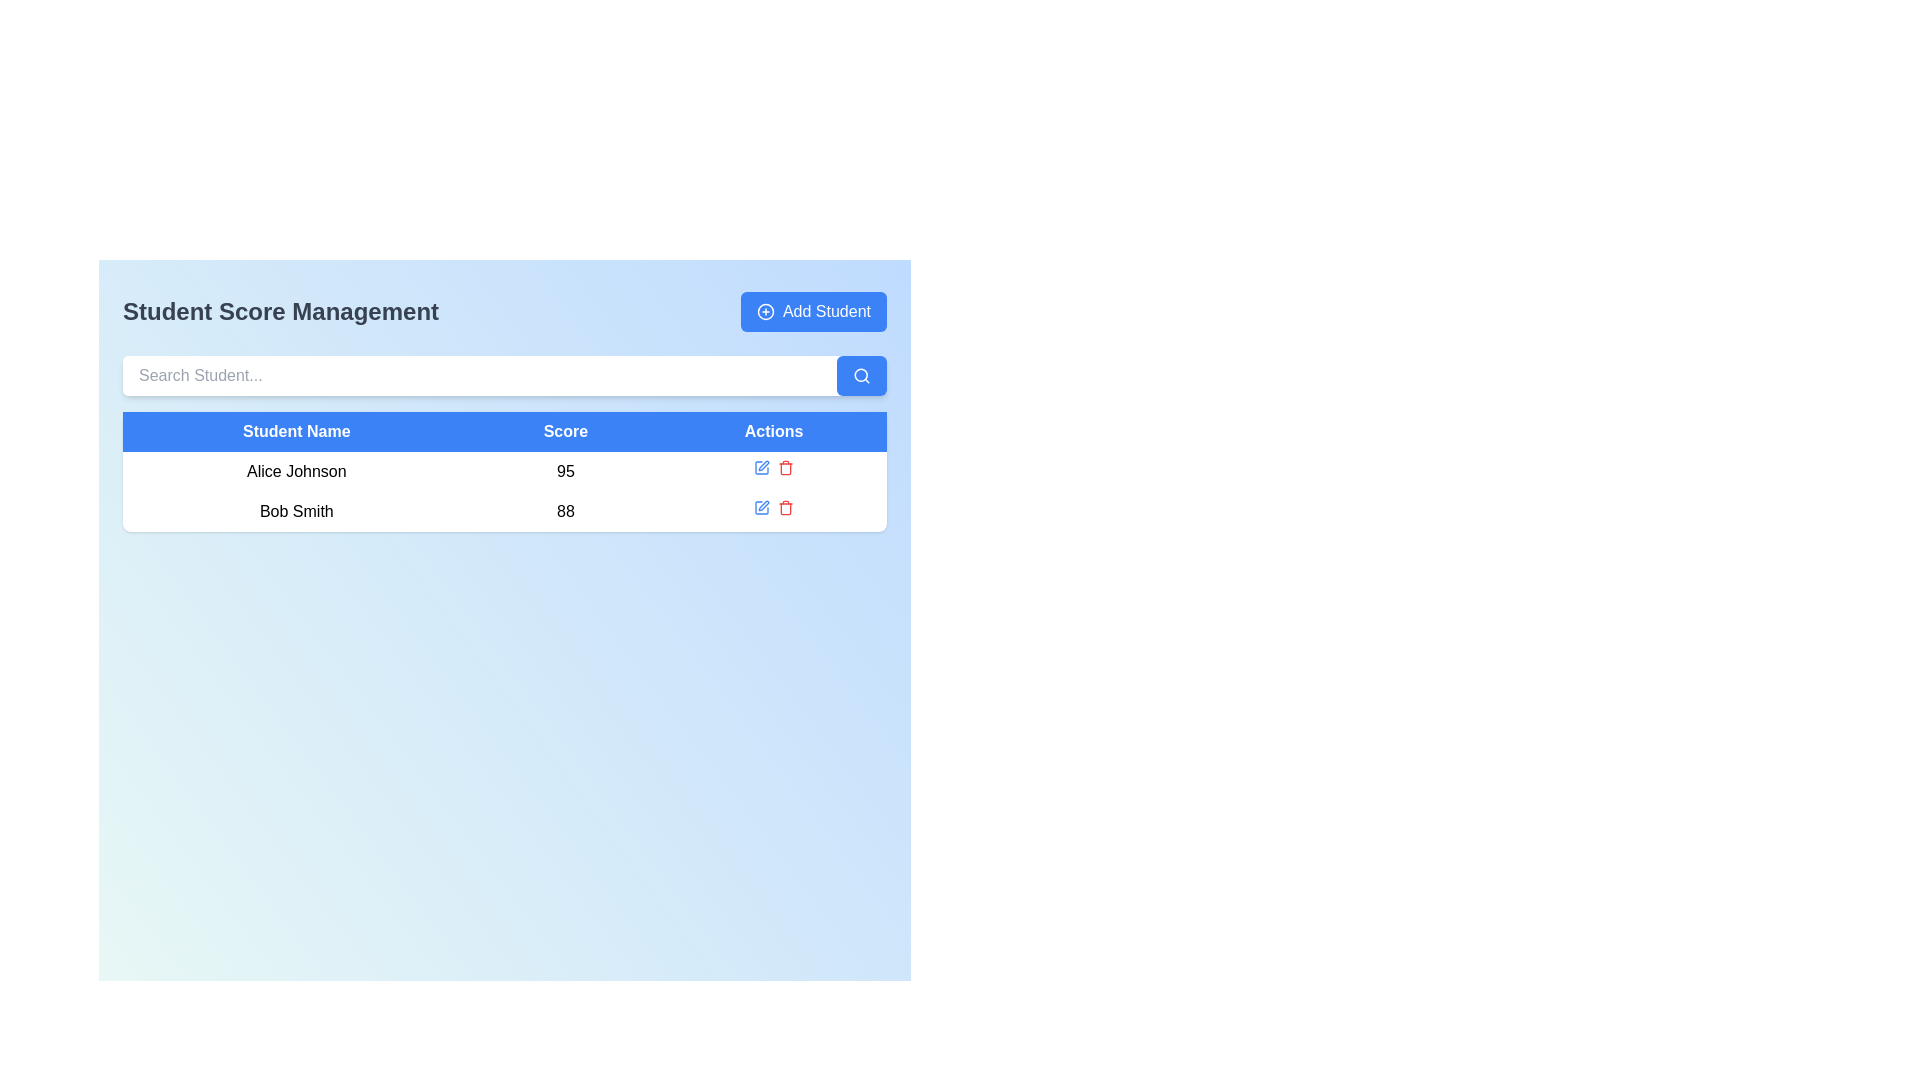 The width and height of the screenshot is (1920, 1080). I want to click on the middle region of the trash can icon in the 'Actions' column, corresponding to the second row in the table, so click(785, 469).